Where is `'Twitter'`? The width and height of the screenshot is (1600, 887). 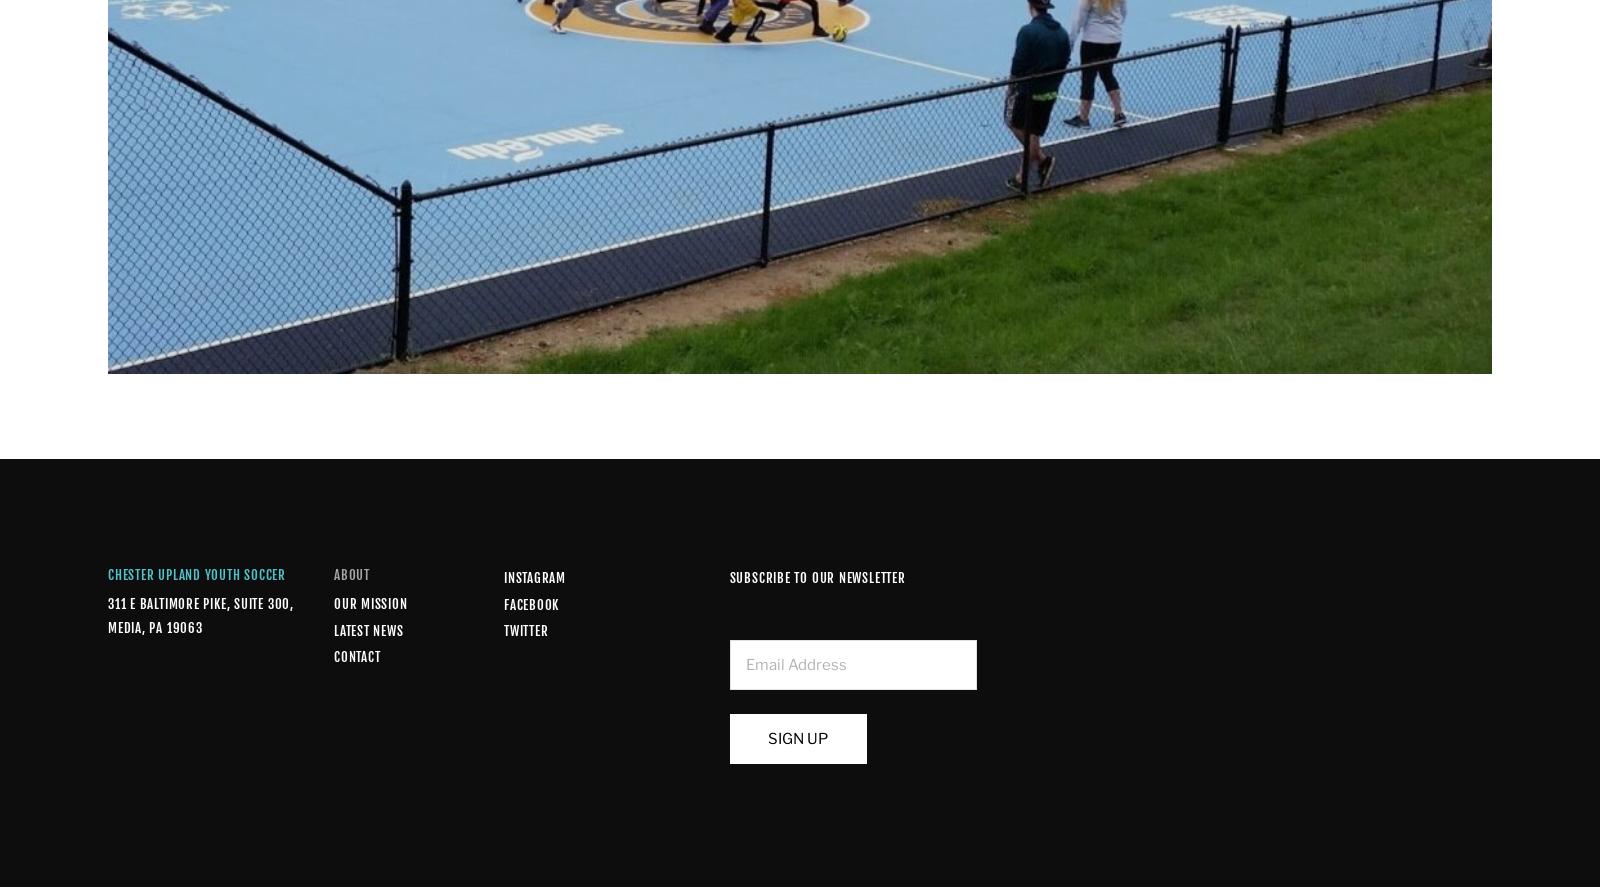 'Twitter' is located at coordinates (524, 630).